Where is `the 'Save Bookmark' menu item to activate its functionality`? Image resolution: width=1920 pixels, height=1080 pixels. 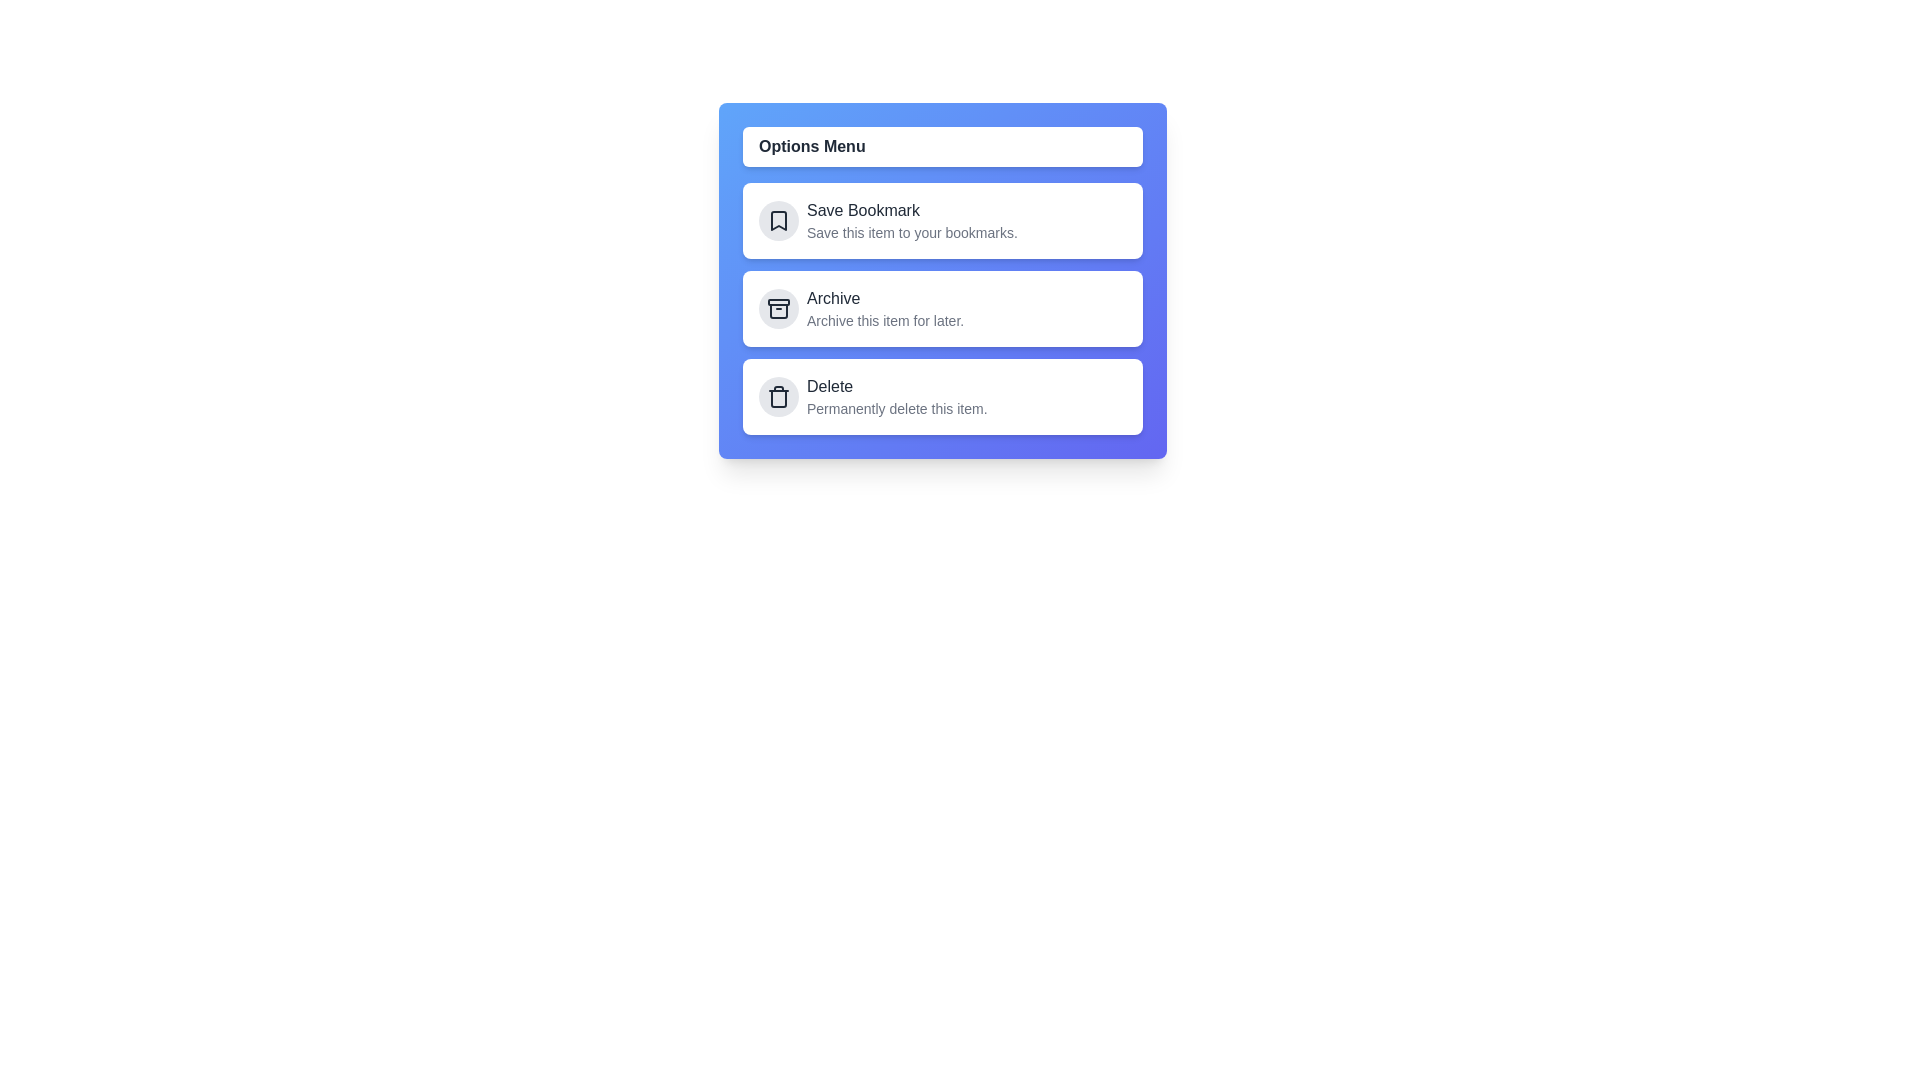 the 'Save Bookmark' menu item to activate its functionality is located at coordinates (941, 220).